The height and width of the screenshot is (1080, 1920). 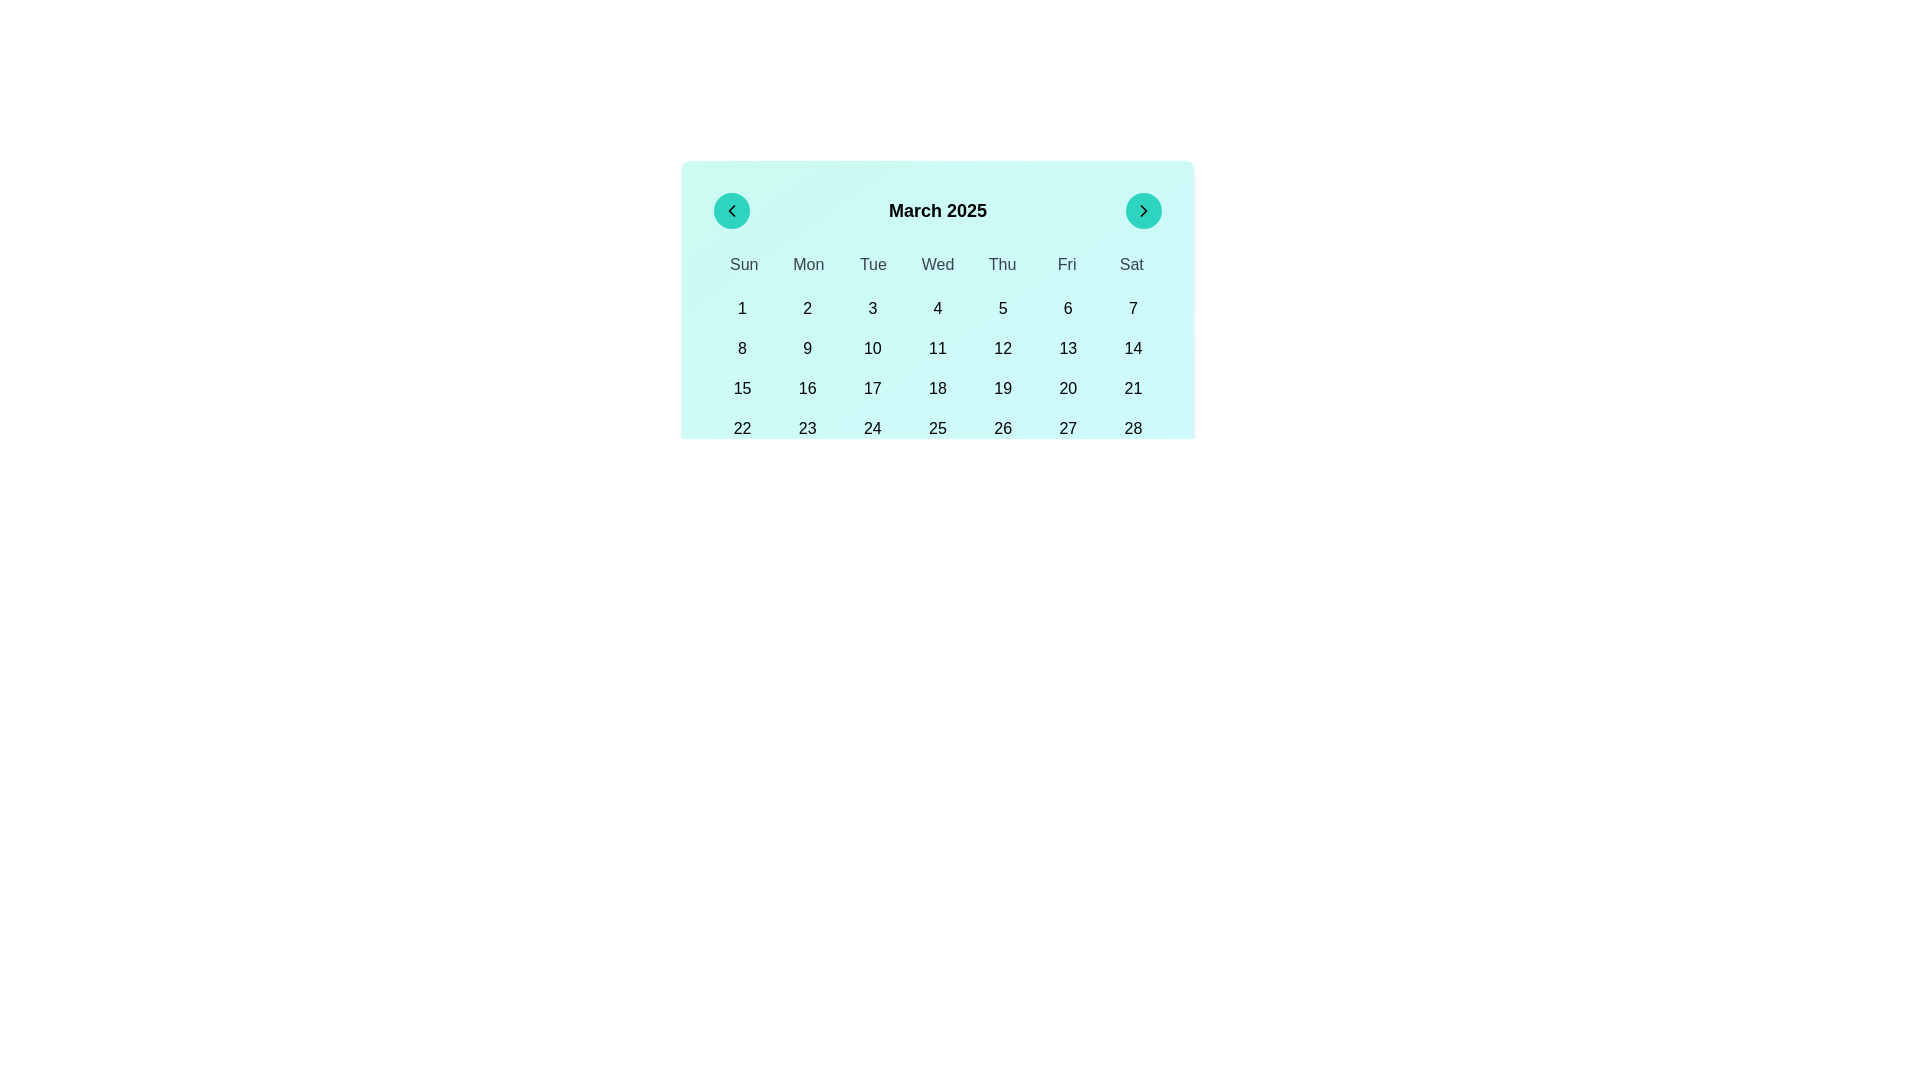 I want to click on the rounded rectangular button displaying the number '24' in bold black text, so click(x=872, y=427).